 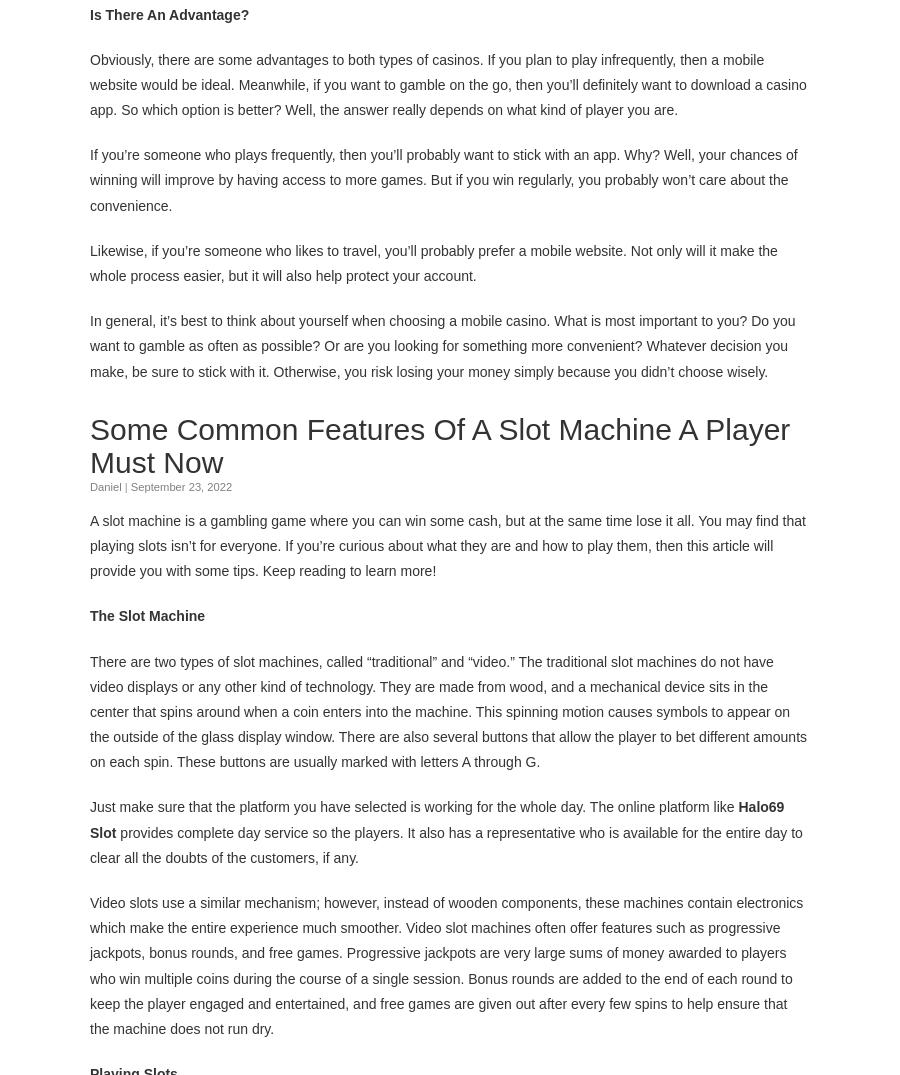 What do you see at coordinates (414, 806) in the screenshot?
I see `'Just make sure that the platform you have selected is working for the whole day. The online platform like'` at bounding box center [414, 806].